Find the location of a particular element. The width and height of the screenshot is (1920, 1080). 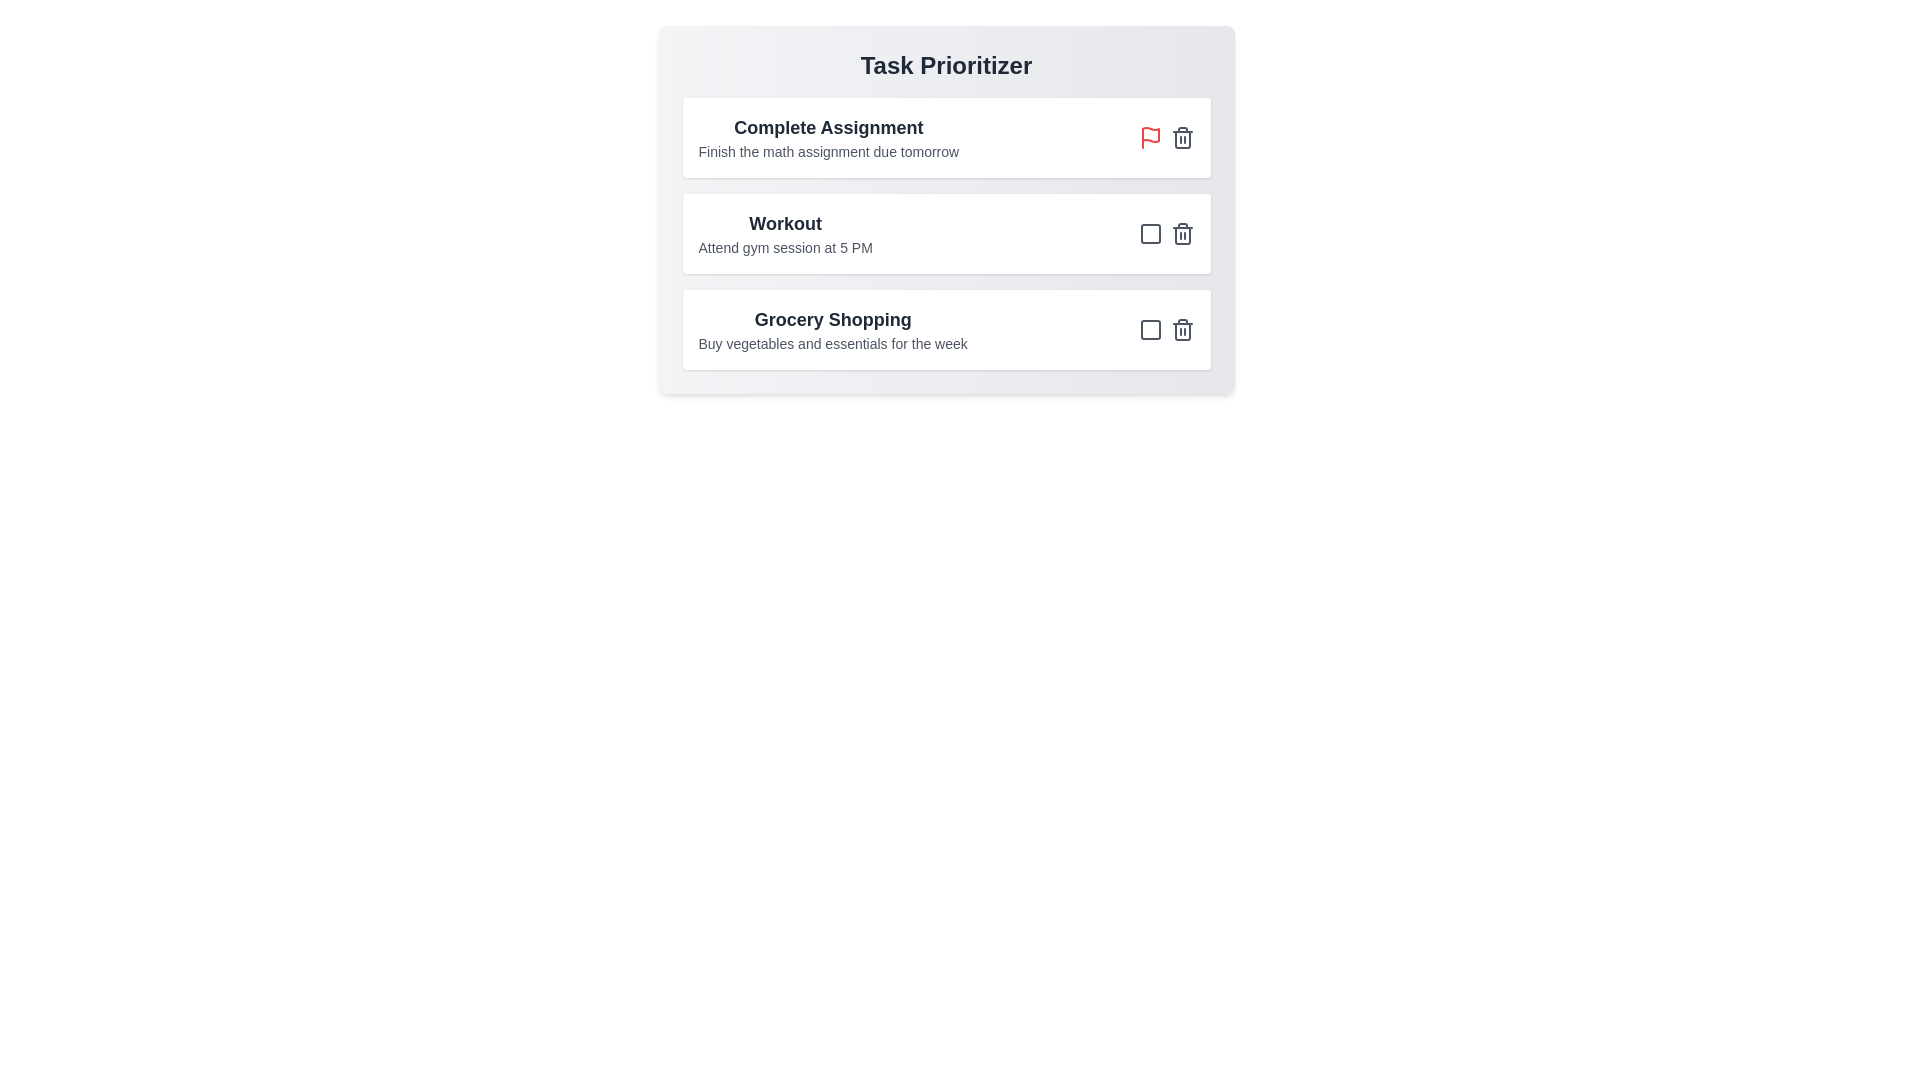

the task description text for Complete Assignment is located at coordinates (828, 150).